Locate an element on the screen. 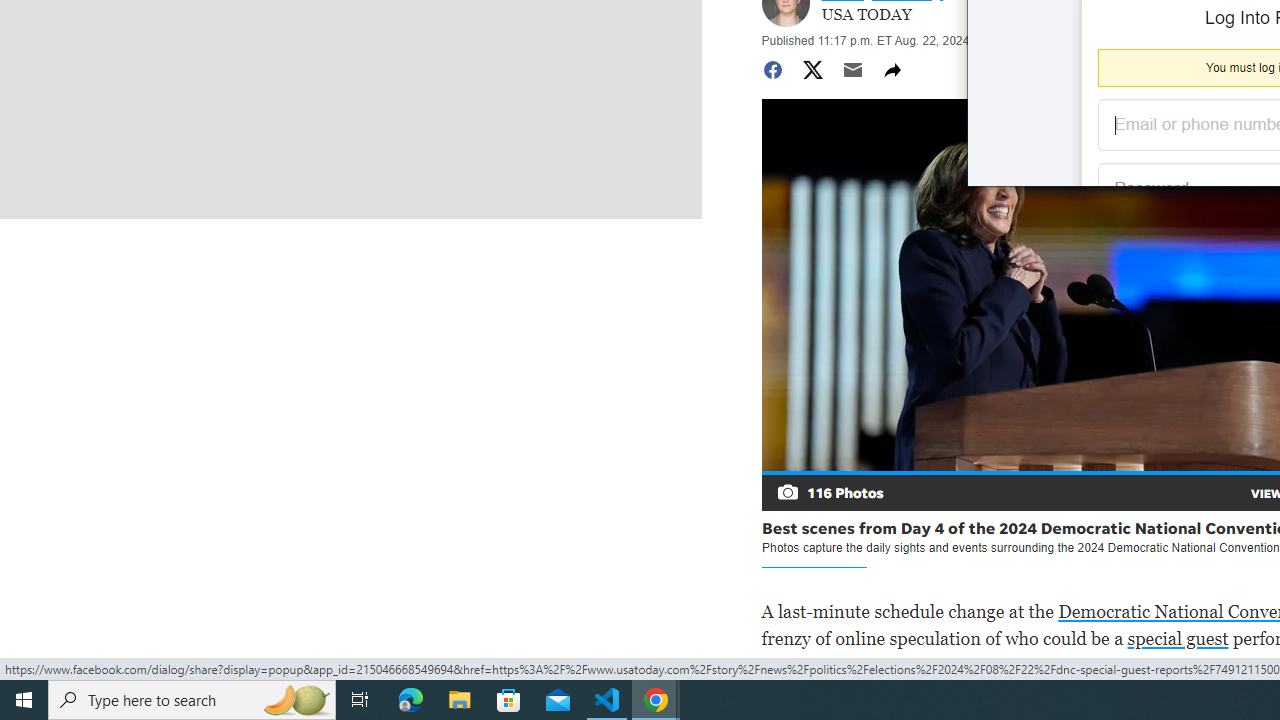 The width and height of the screenshot is (1280, 720). 'Share to Facebook' is located at coordinates (771, 68).